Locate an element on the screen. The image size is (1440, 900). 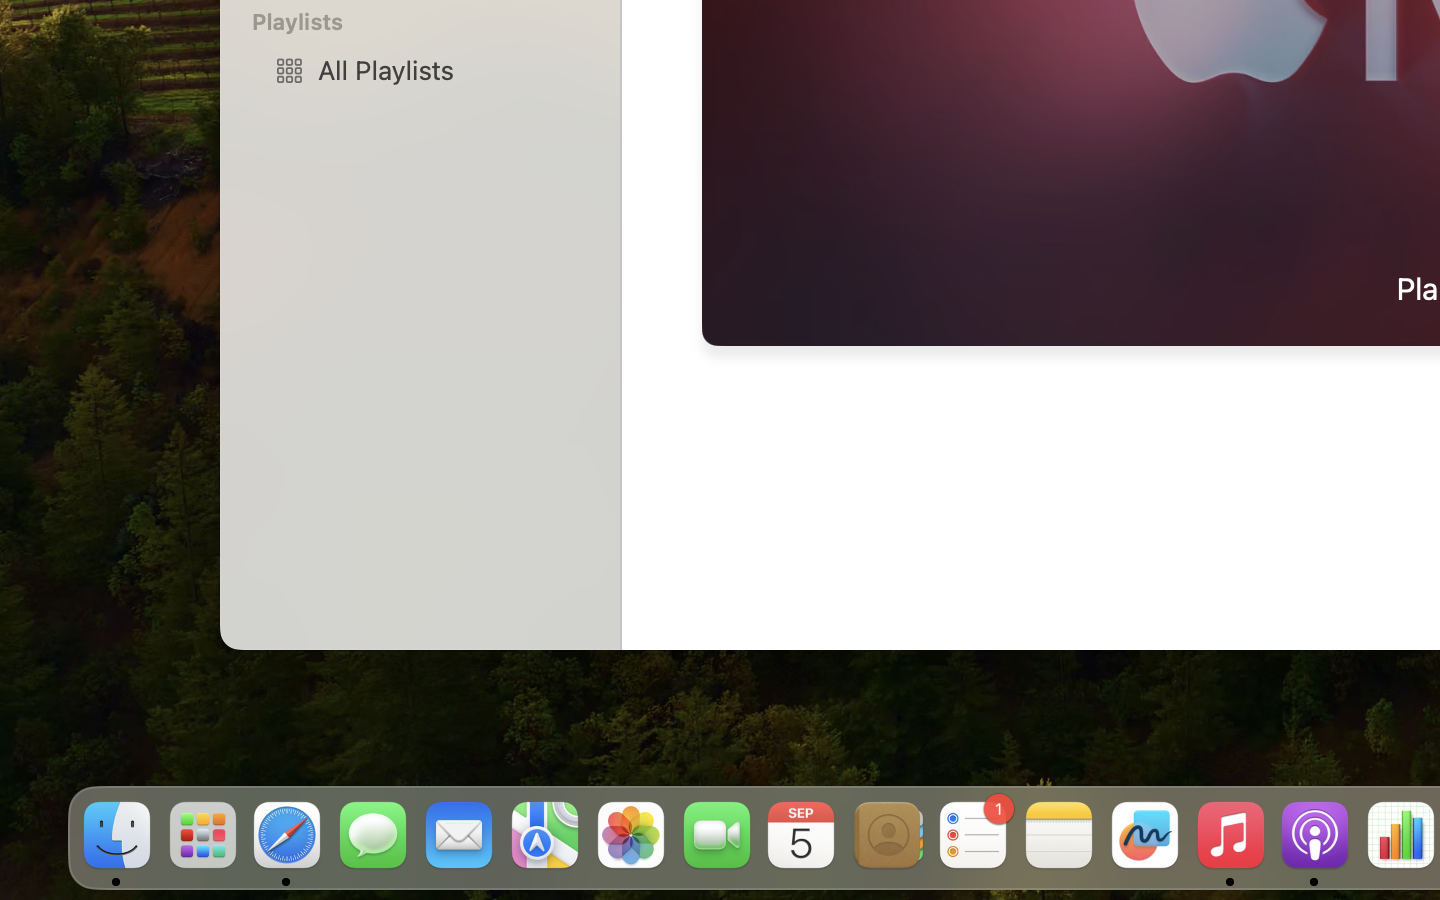
'All Playlists' is located at coordinates (451, 69).